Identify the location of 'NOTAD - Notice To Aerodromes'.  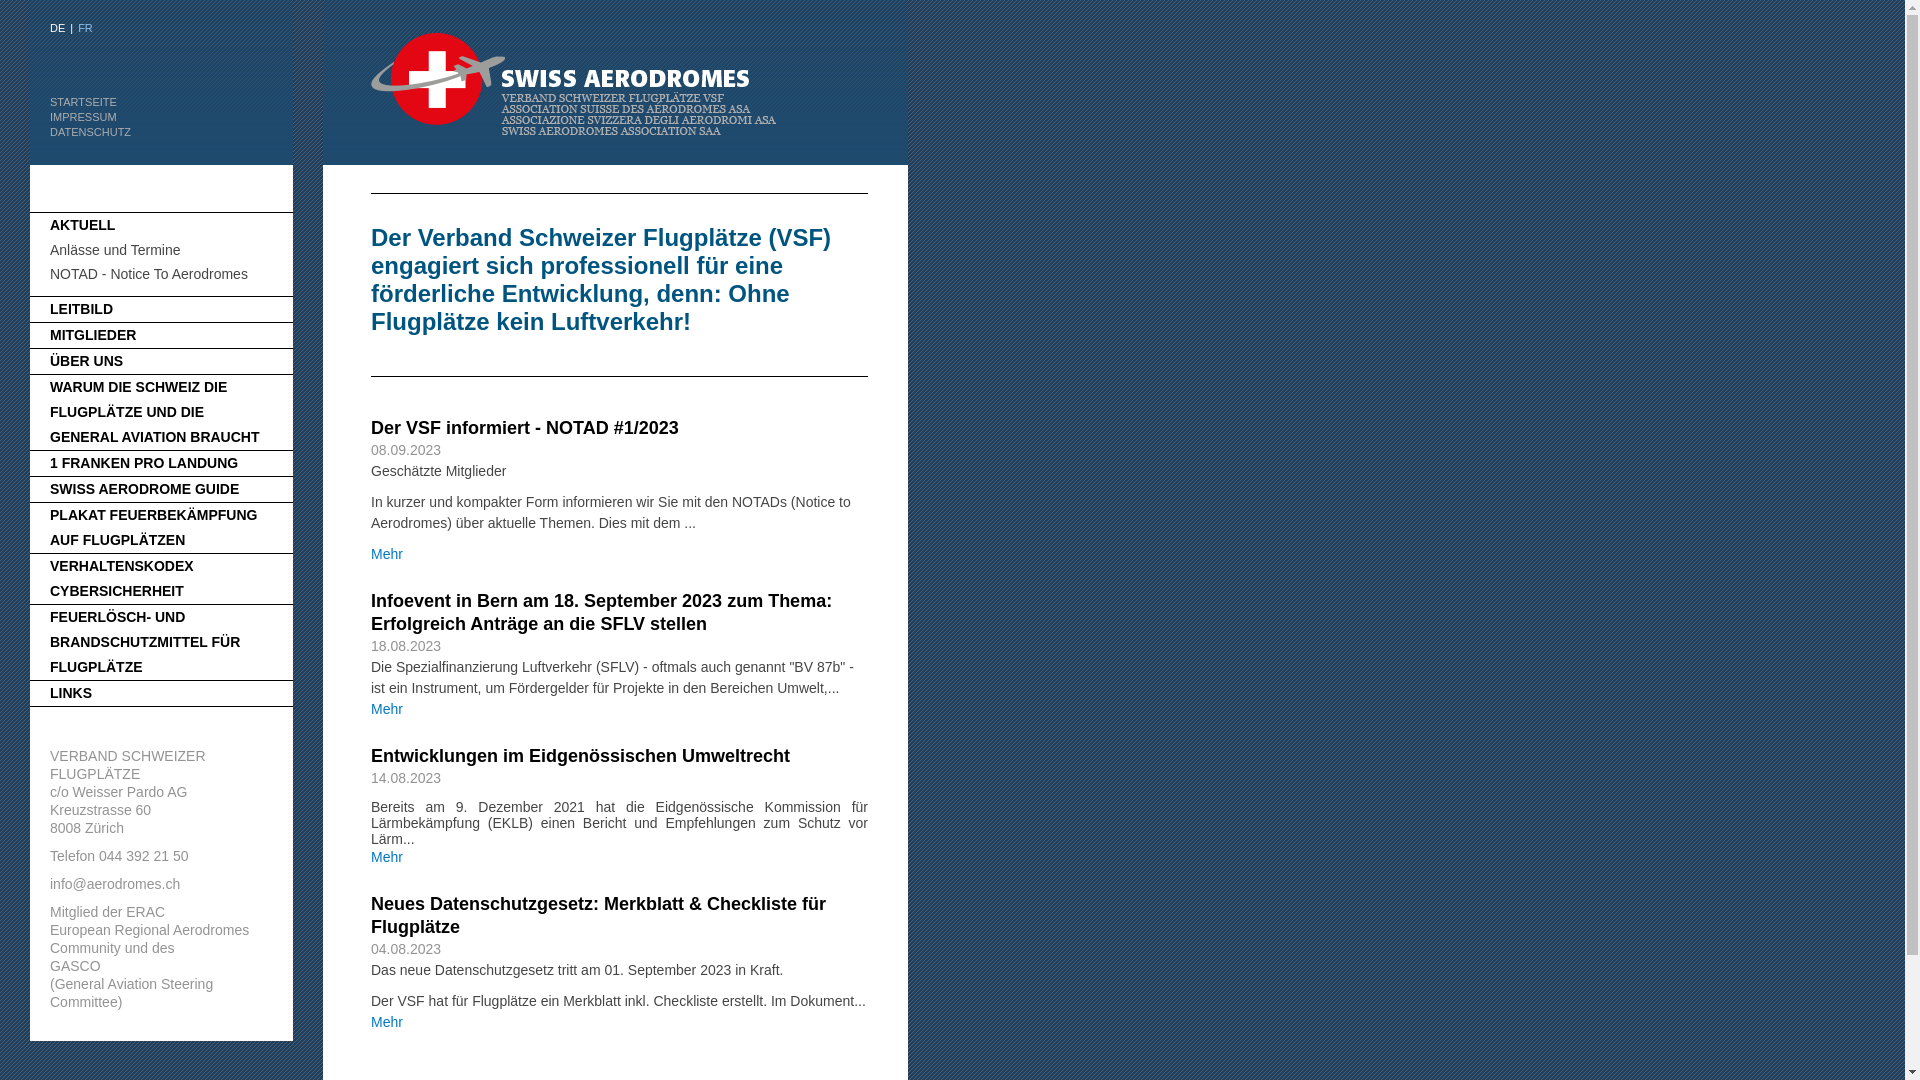
(147, 273).